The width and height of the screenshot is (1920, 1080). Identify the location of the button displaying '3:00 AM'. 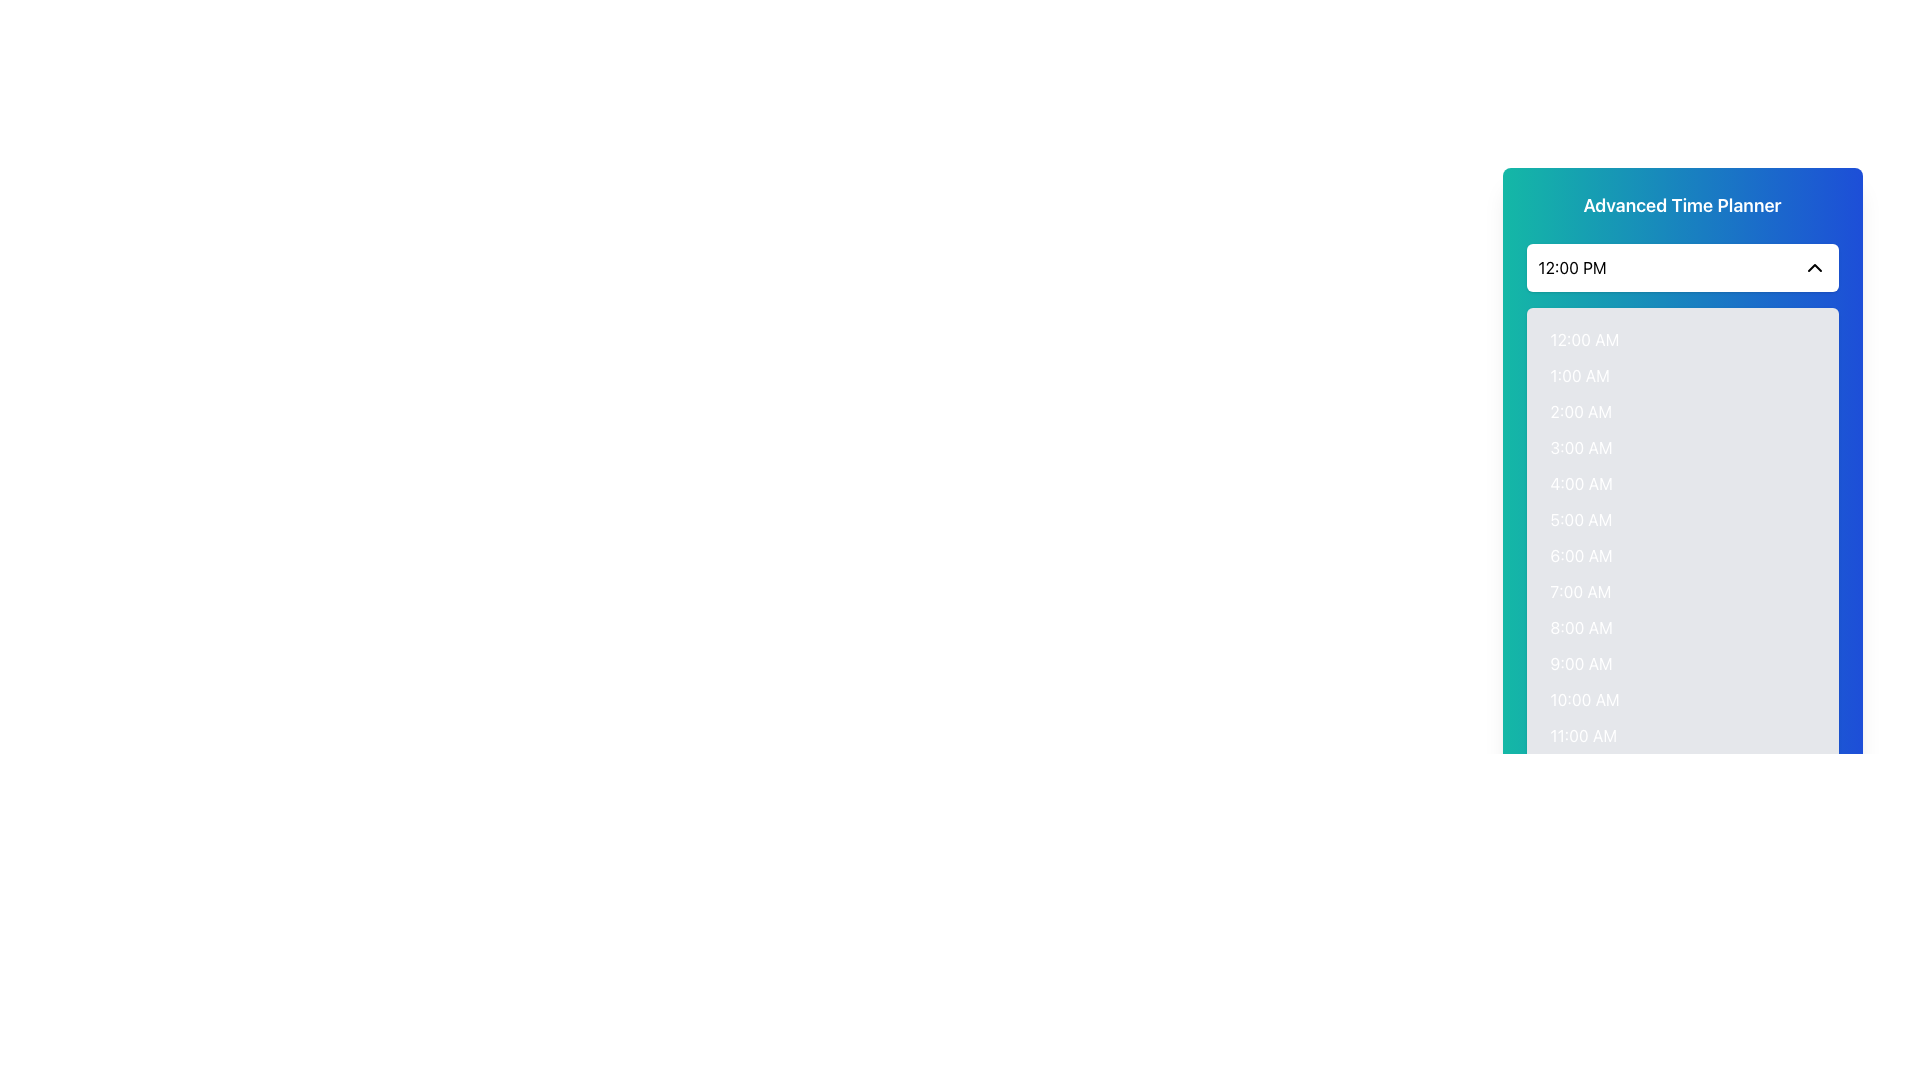
(1681, 446).